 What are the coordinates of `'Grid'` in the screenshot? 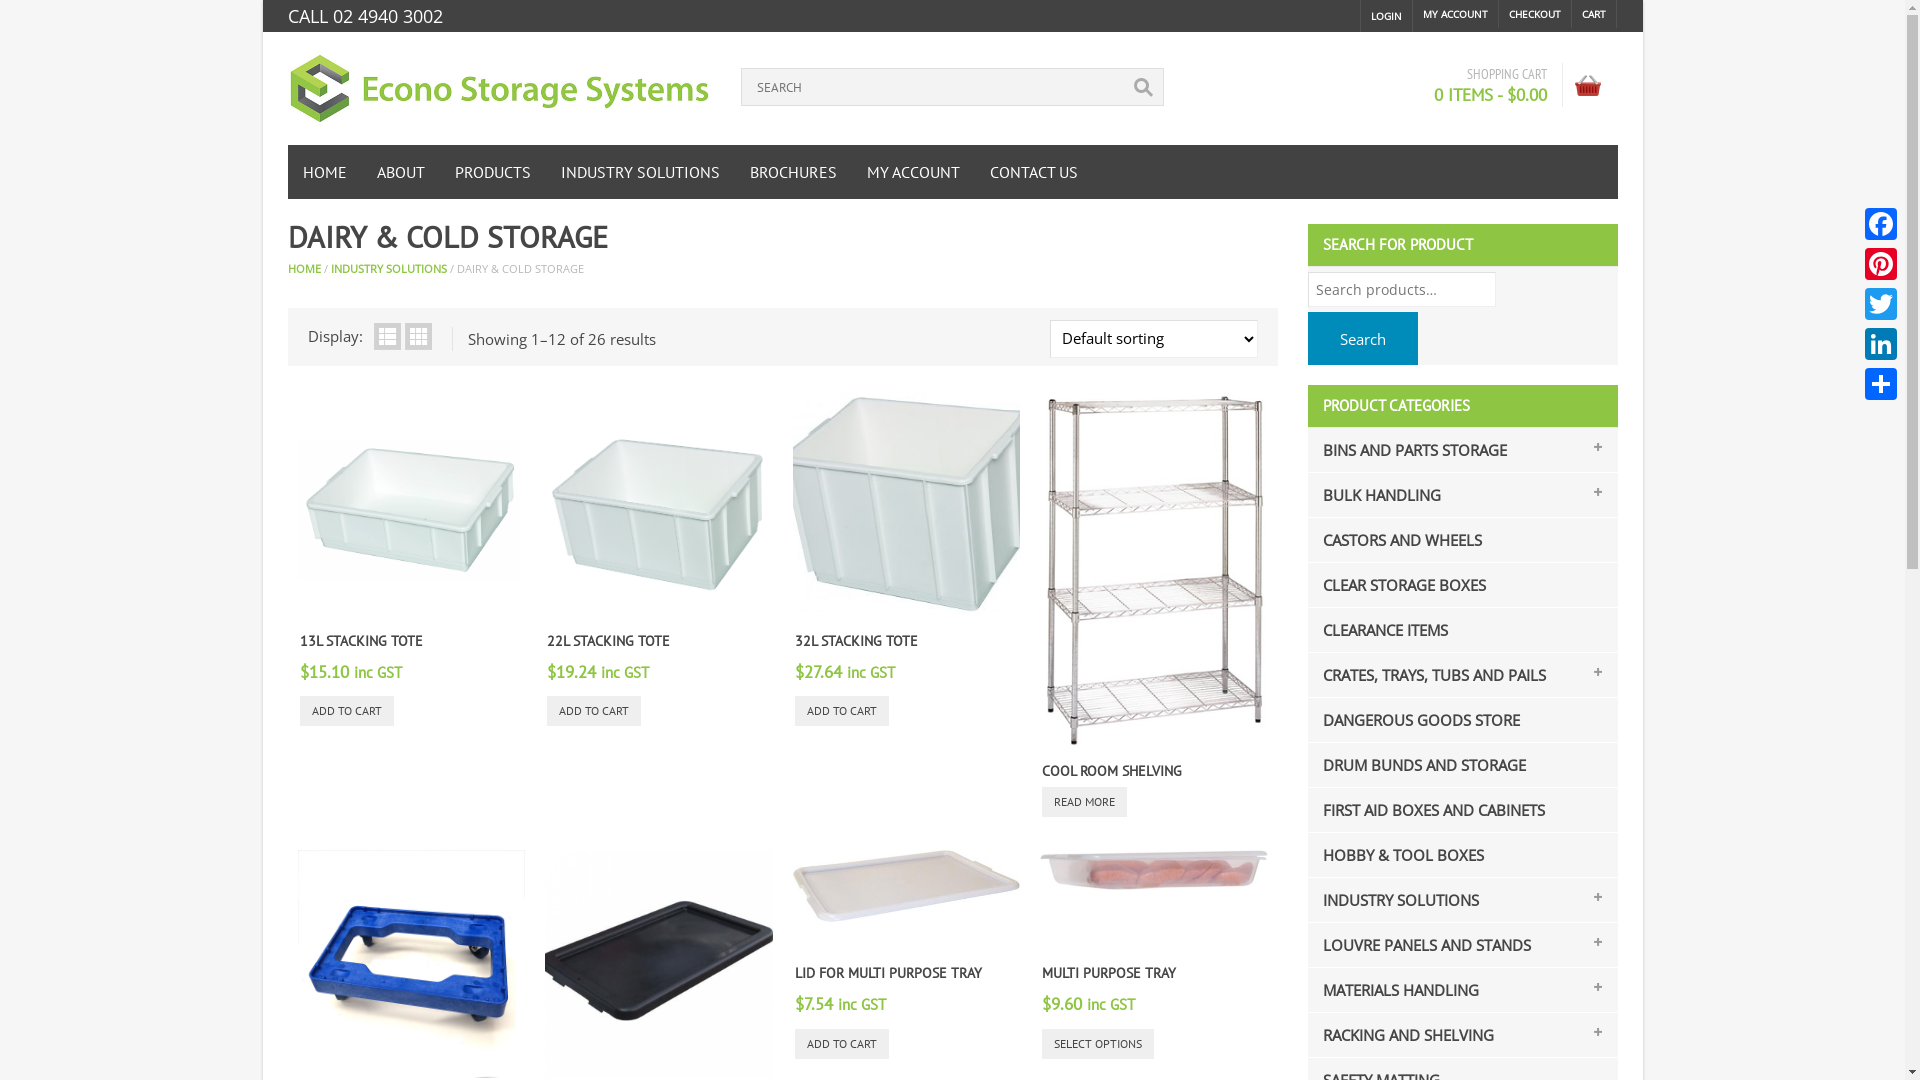 It's located at (402, 335).